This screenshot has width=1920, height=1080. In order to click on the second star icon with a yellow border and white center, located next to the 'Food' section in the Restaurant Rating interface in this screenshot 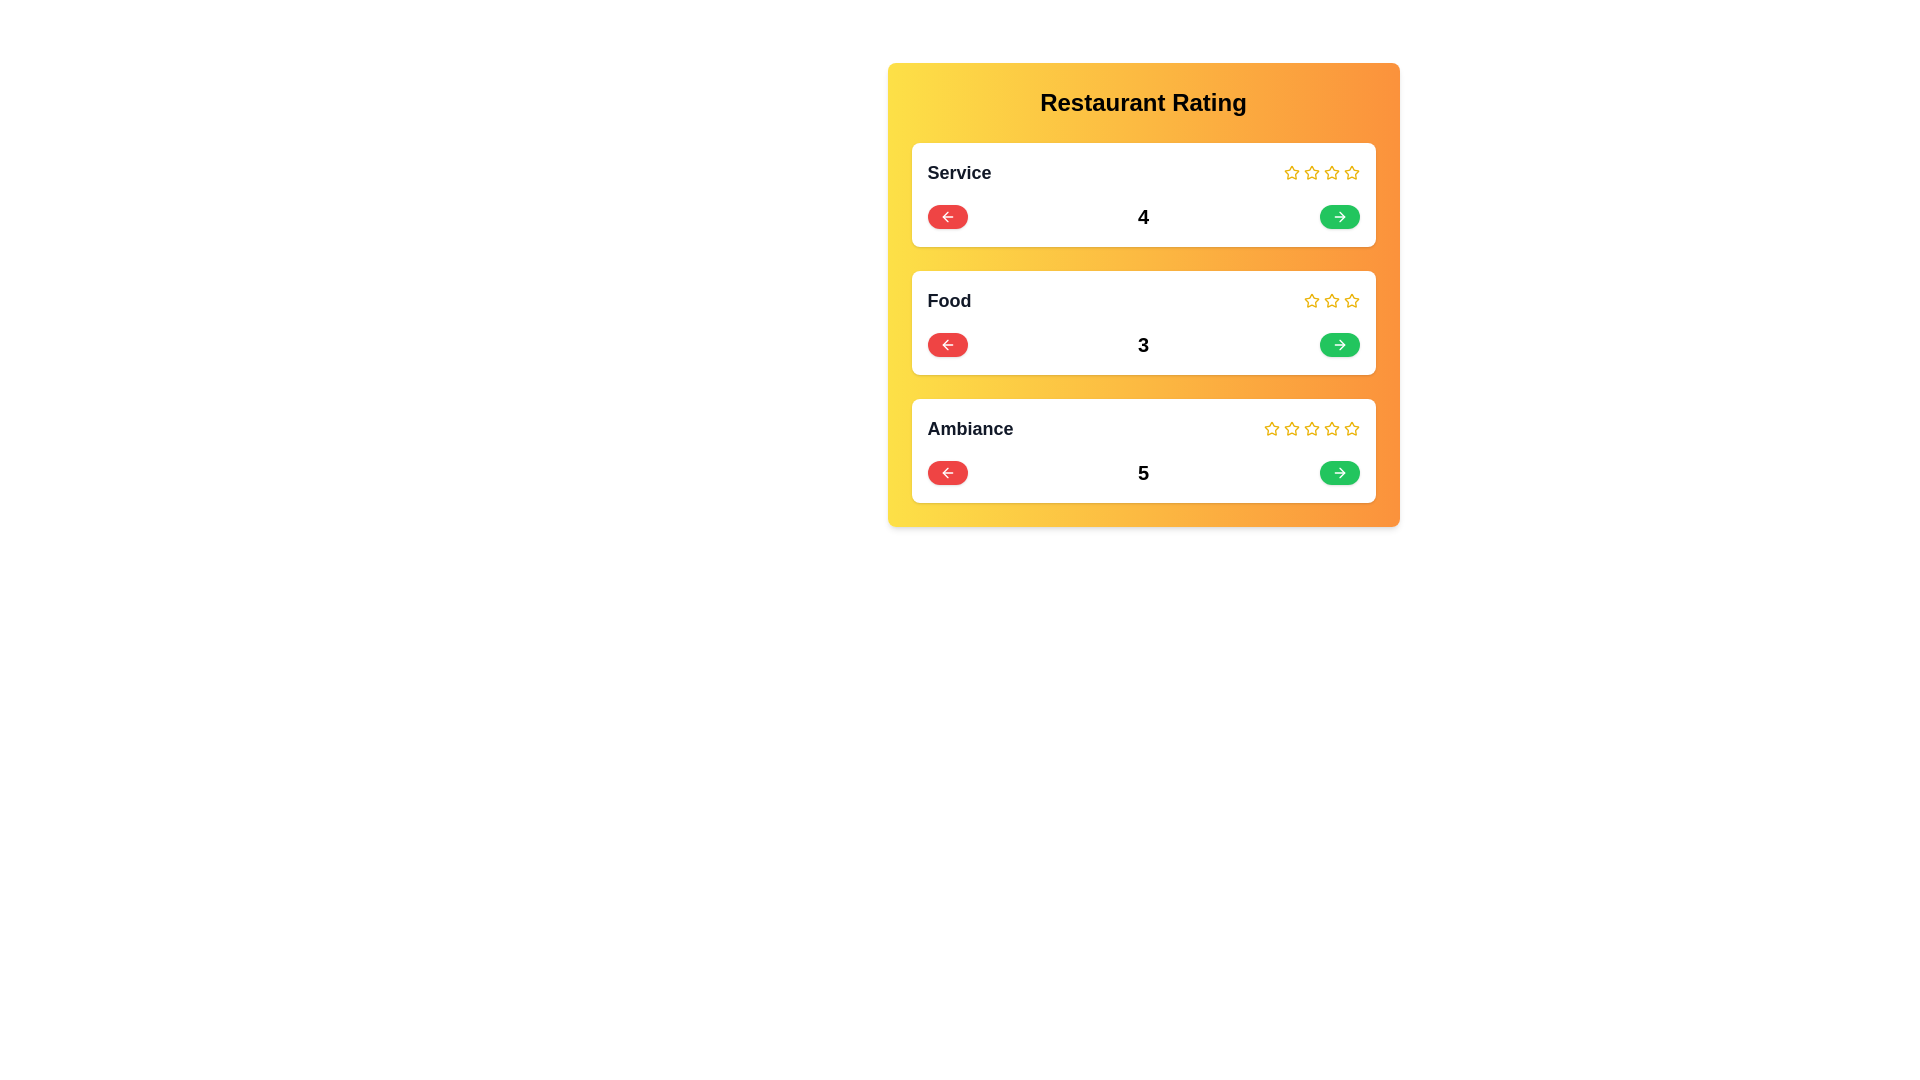, I will do `click(1331, 300)`.